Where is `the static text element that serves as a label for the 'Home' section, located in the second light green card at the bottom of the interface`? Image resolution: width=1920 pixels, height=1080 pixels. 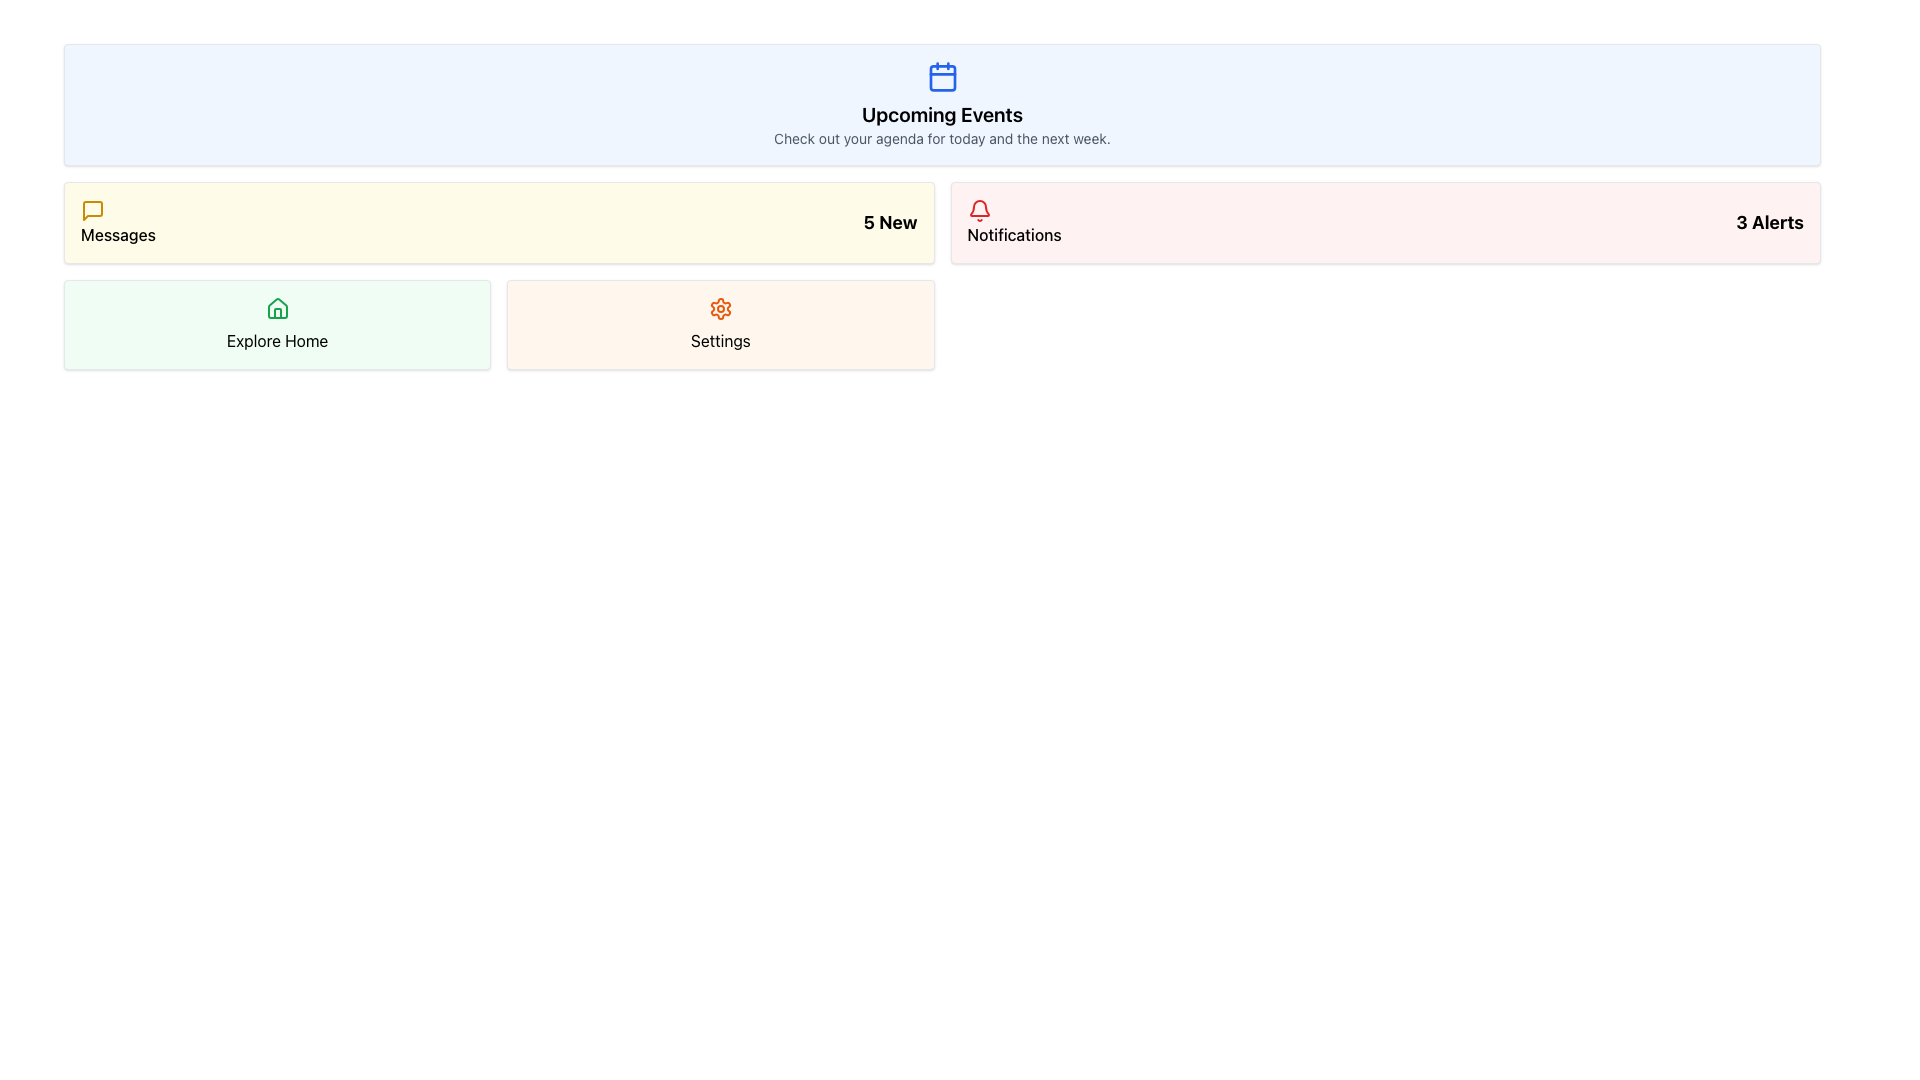 the static text element that serves as a label for the 'Home' section, located in the second light green card at the bottom of the interface is located at coordinates (276, 339).